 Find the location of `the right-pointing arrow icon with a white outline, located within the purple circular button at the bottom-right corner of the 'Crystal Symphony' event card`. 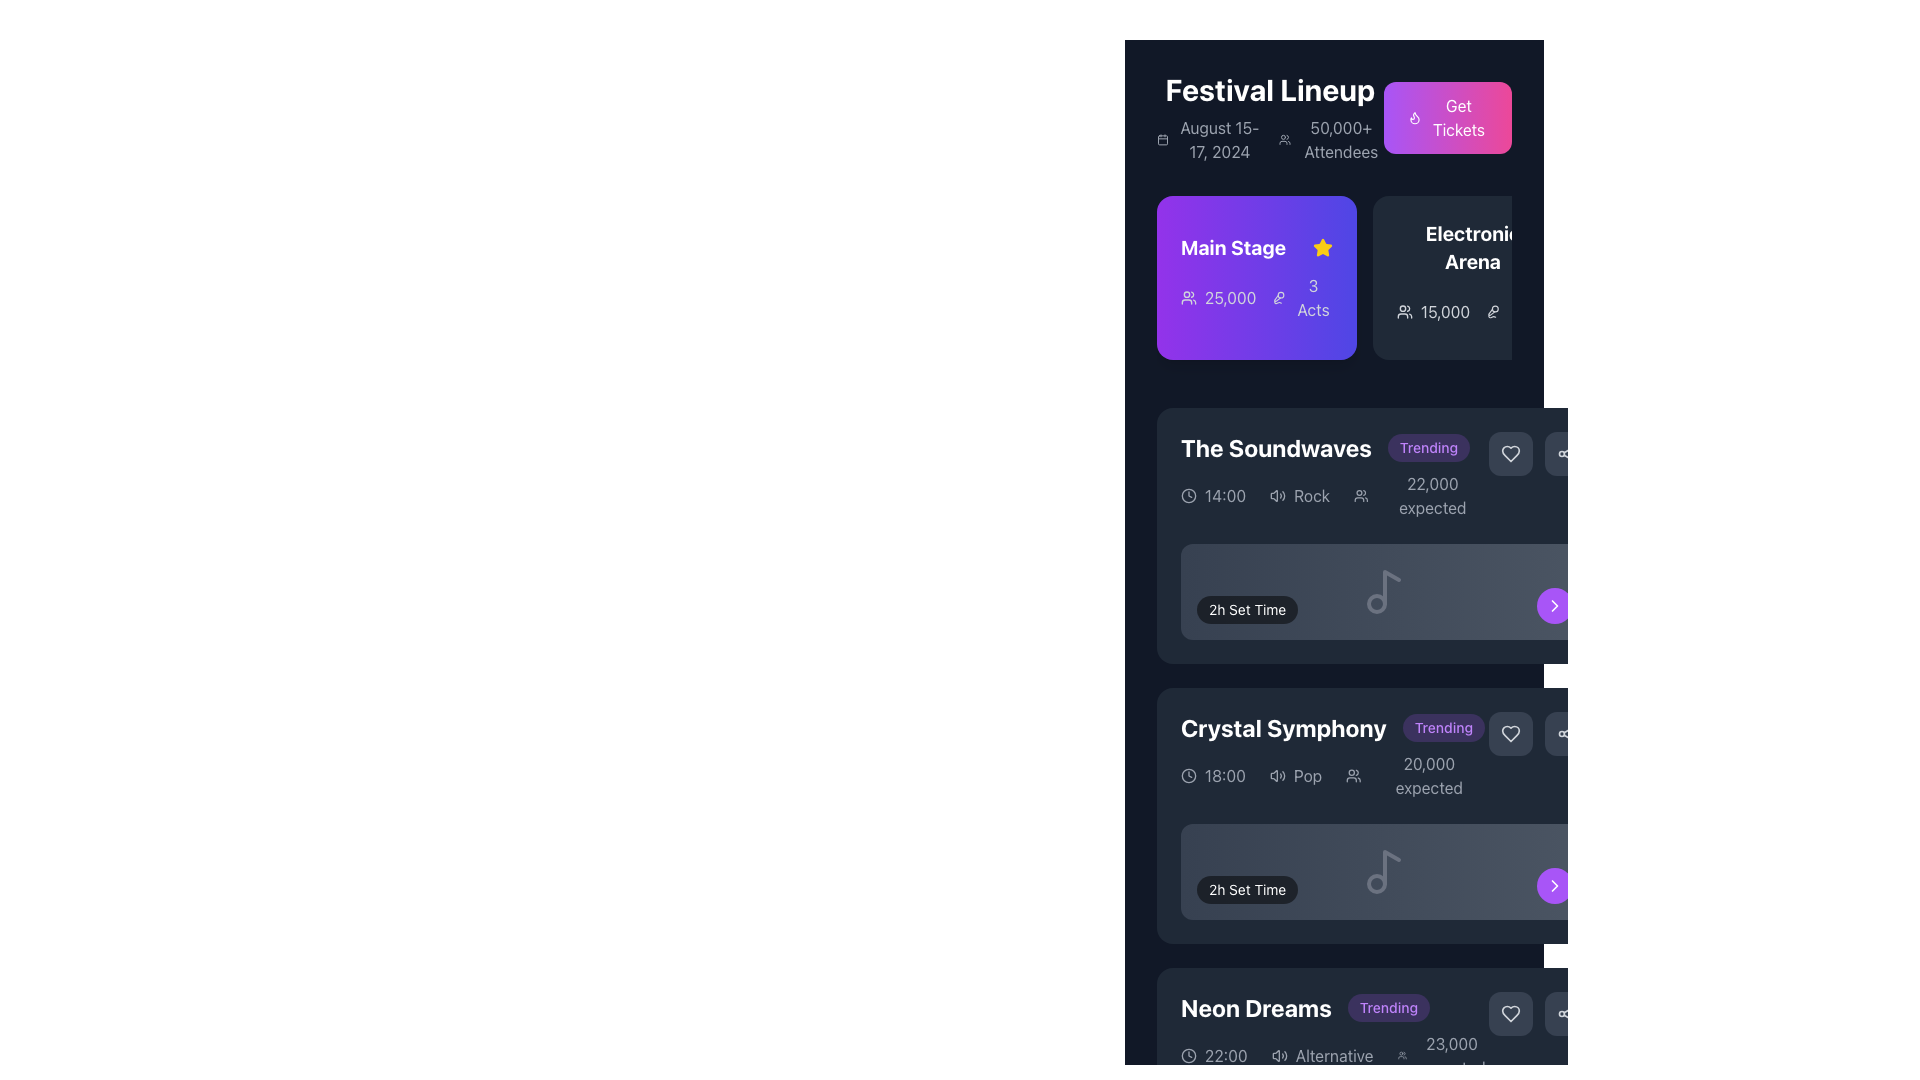

the right-pointing arrow icon with a white outline, located within the purple circular button at the bottom-right corner of the 'Crystal Symphony' event card is located at coordinates (1554, 604).